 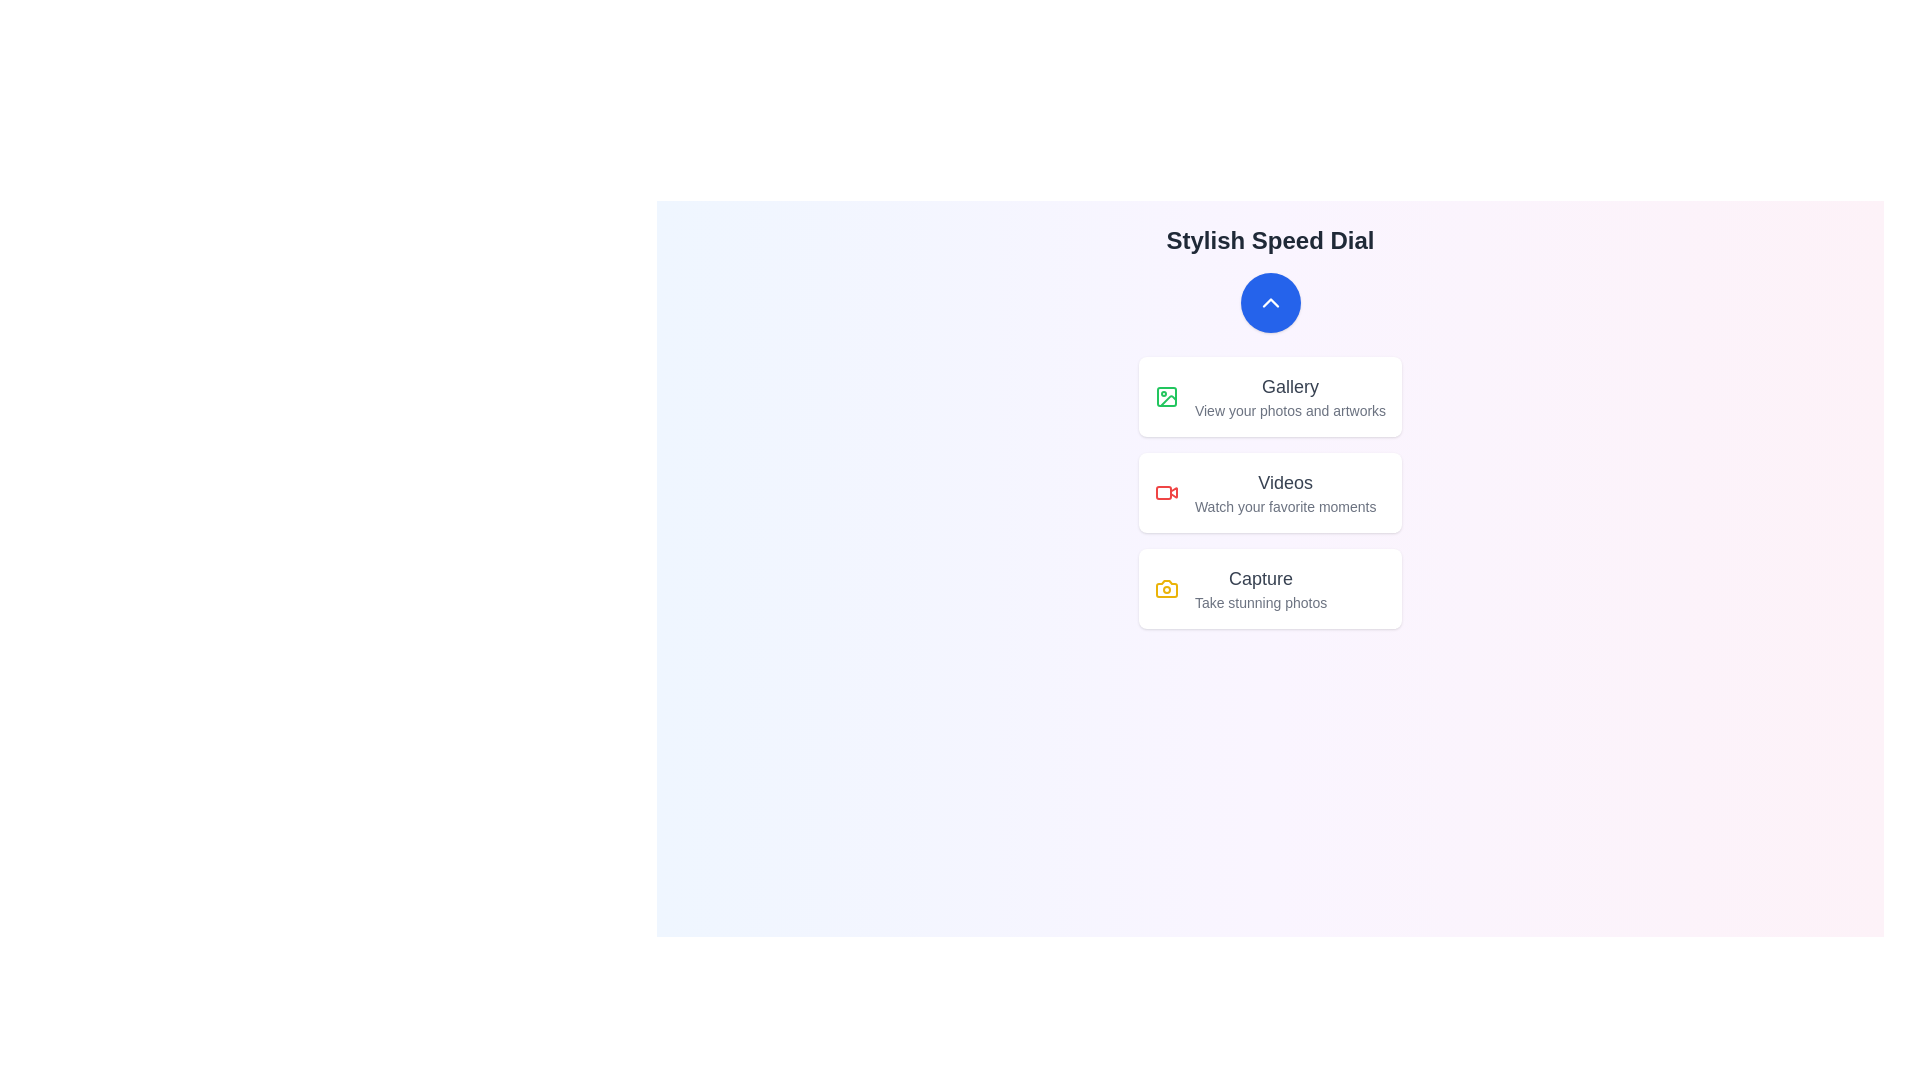 I want to click on the Videos item from the StylishSpeedDial component, so click(x=1269, y=493).